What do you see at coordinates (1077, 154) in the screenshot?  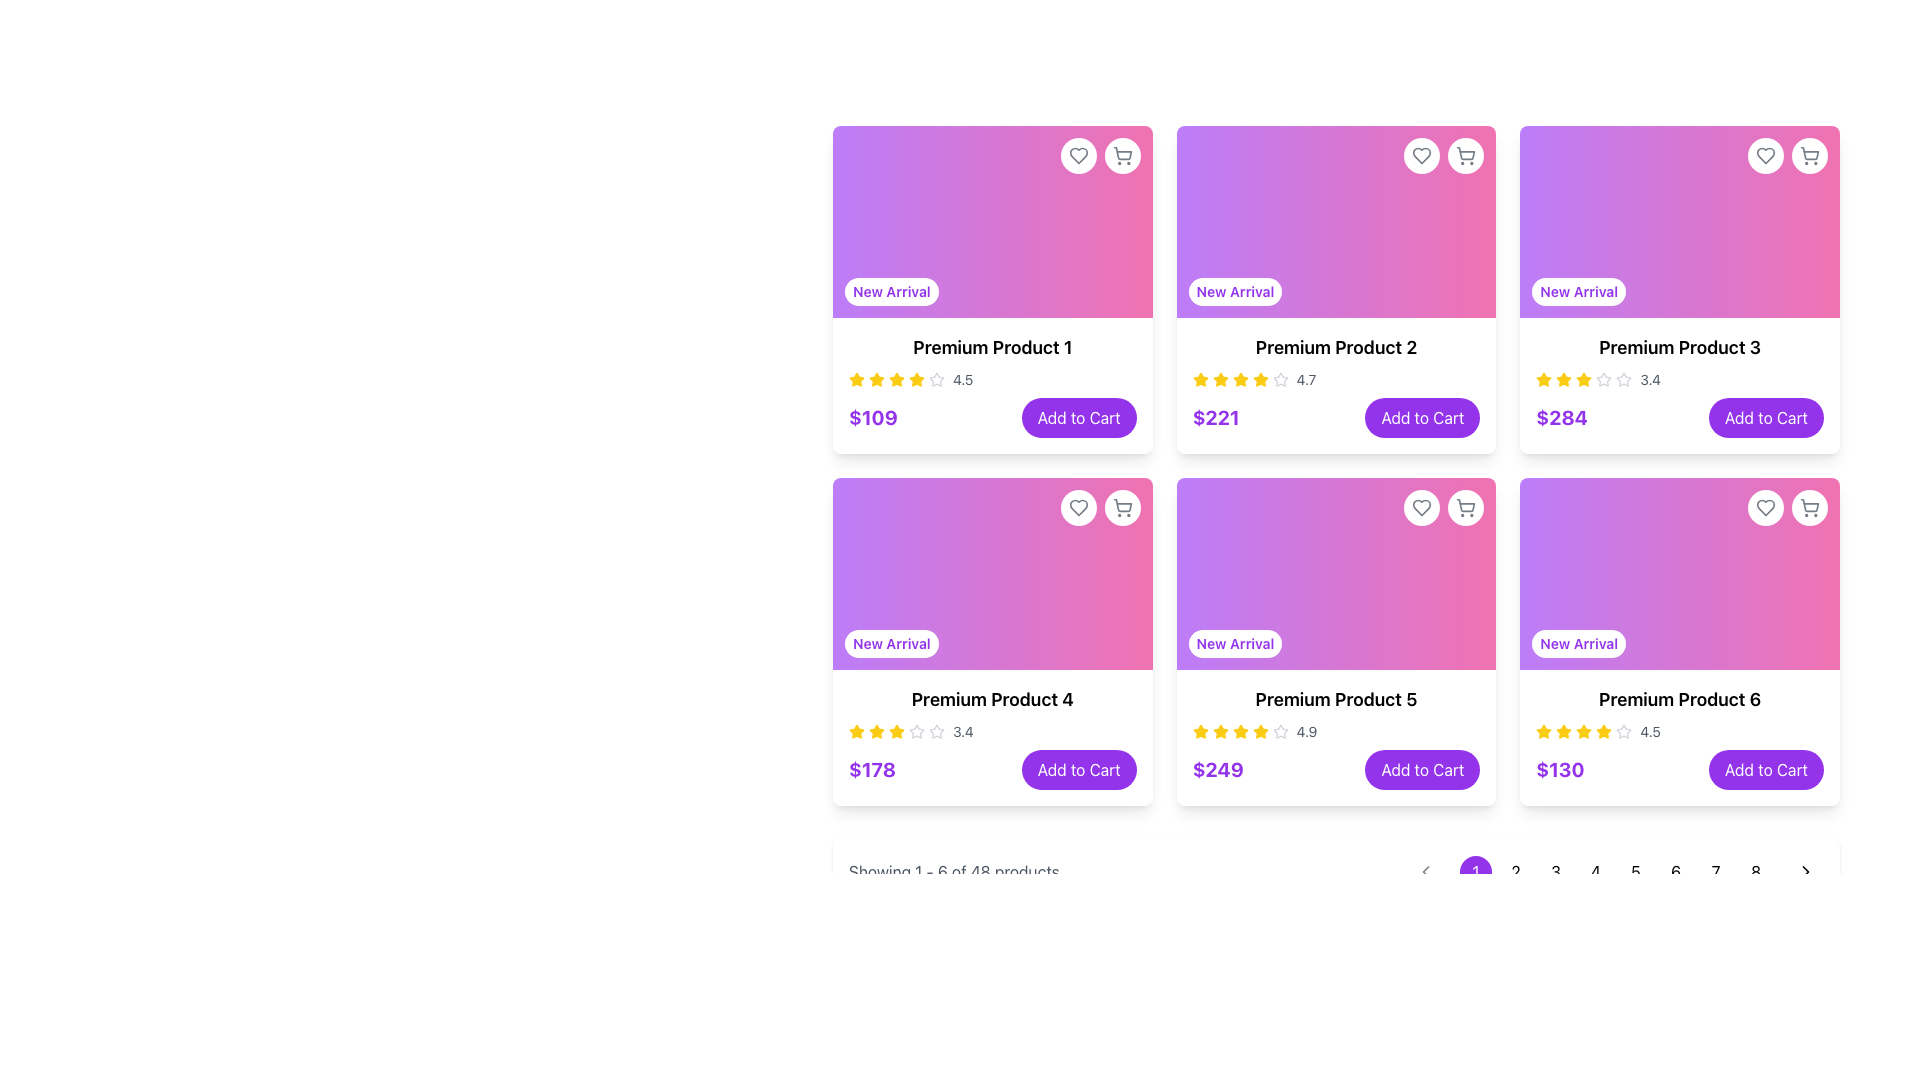 I see `the favorite button located at the top-right corner of the product card for 'Premium Product 1'` at bounding box center [1077, 154].